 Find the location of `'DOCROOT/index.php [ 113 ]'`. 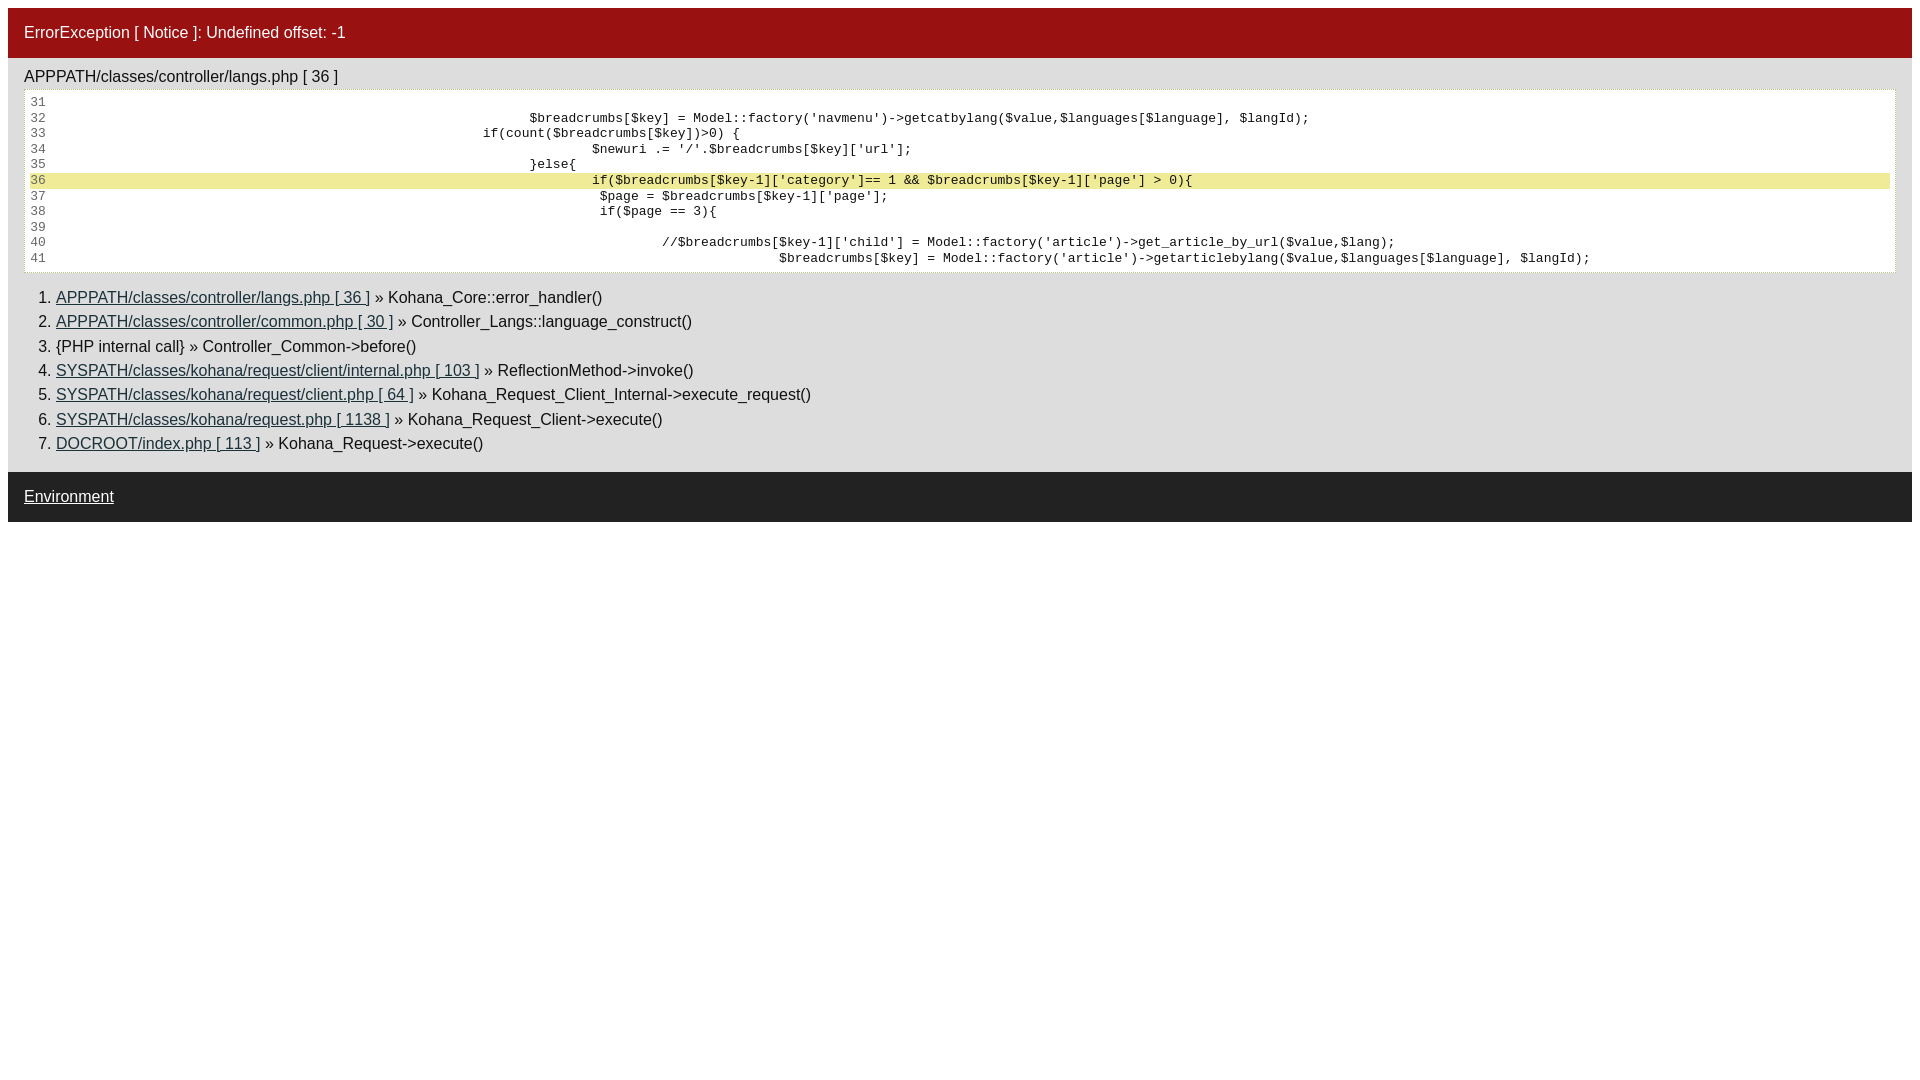

'DOCROOT/index.php [ 113 ]' is located at coordinates (56, 442).